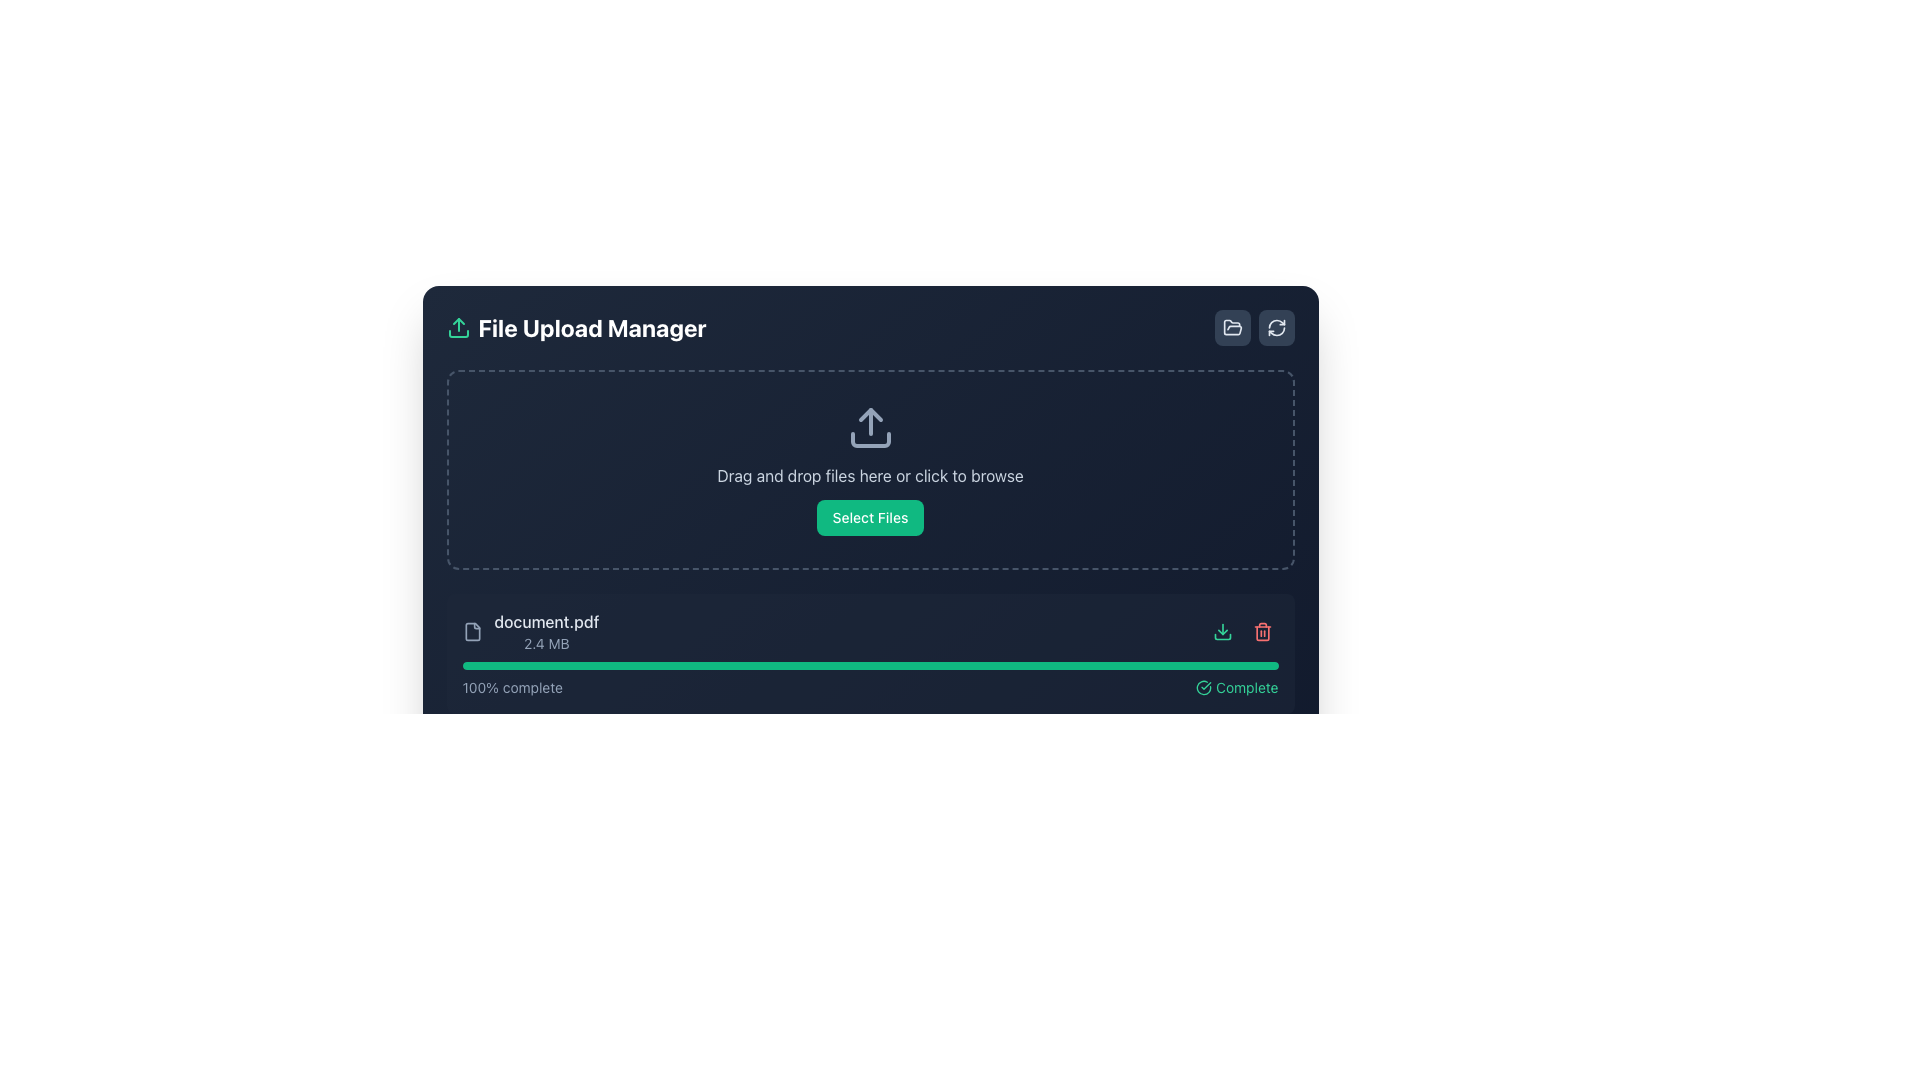  Describe the element at coordinates (1236, 686) in the screenshot. I see `the Status indicator that features a green checkmark icon and the text 'Complete', which signifies a completed status` at that location.